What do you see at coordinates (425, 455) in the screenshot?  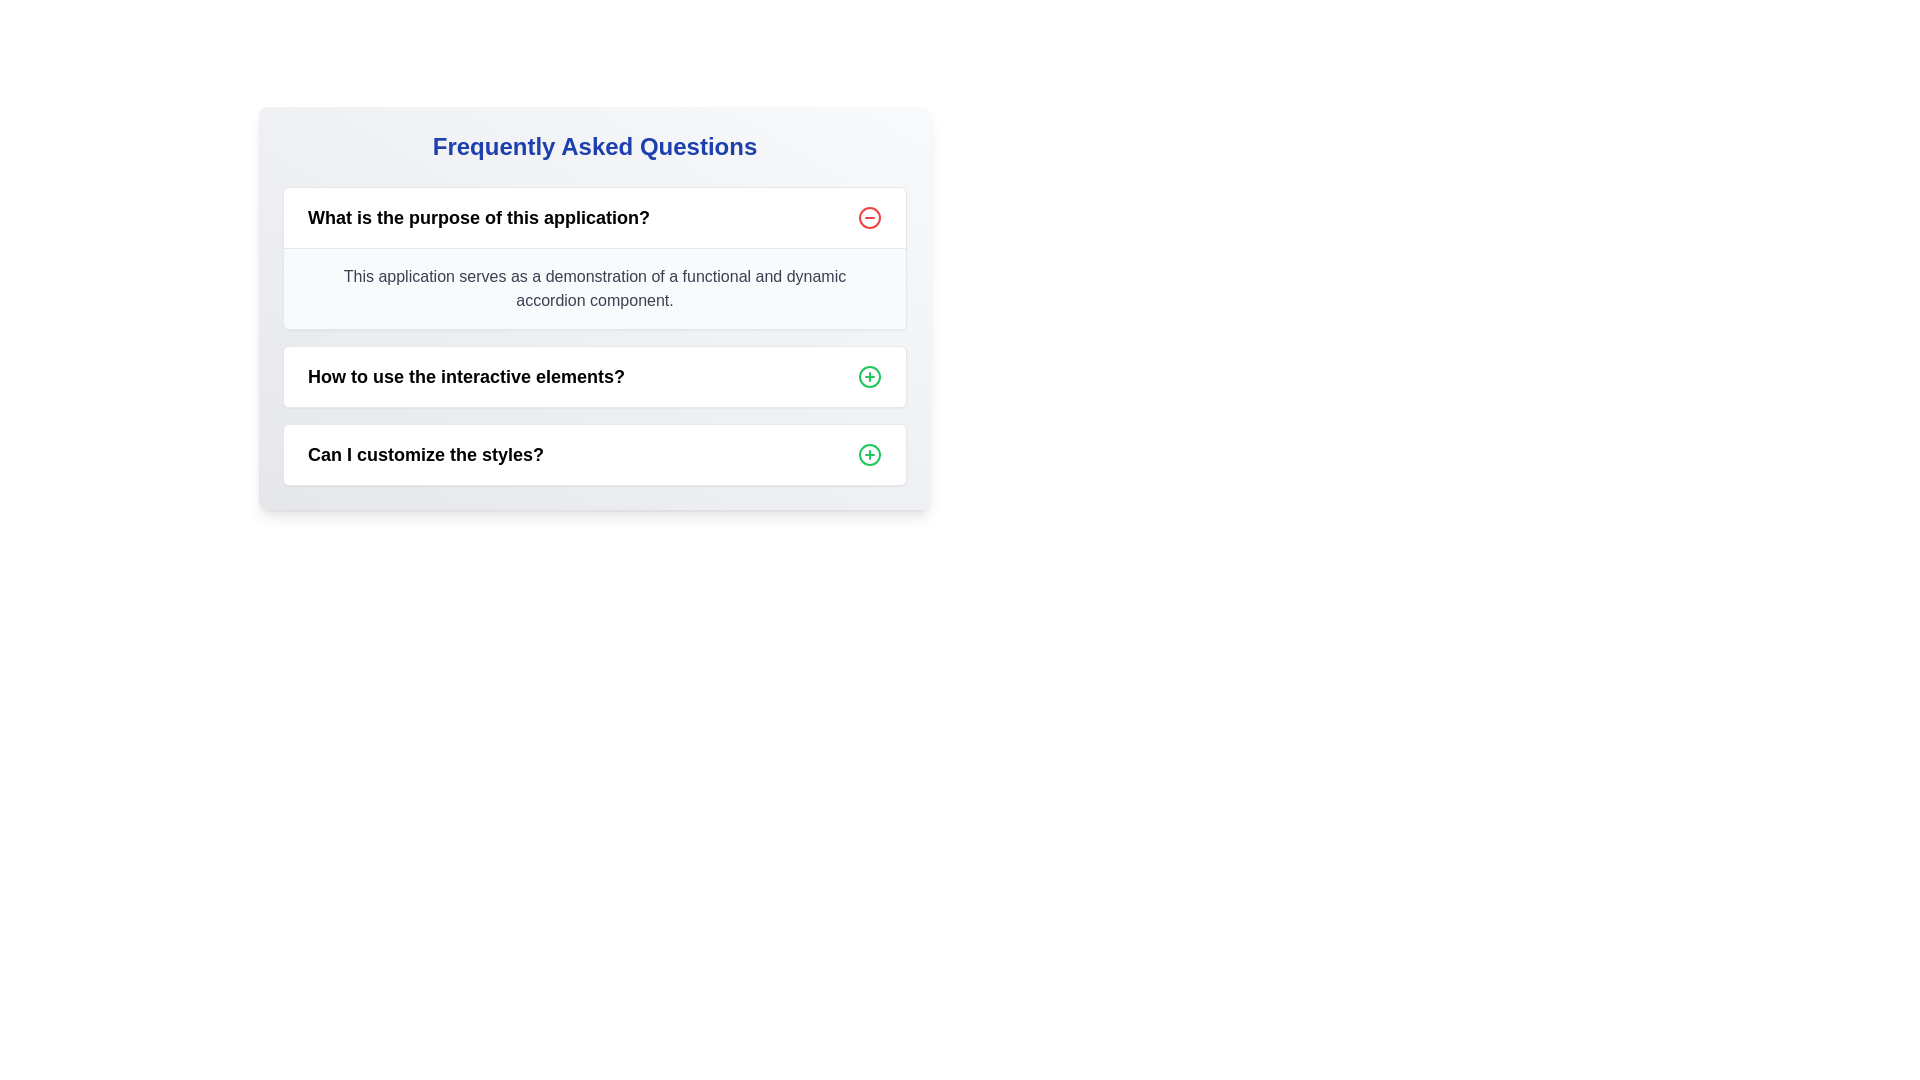 I see `the text element that displays 'Can I customize the styles?' which is the third question` at bounding box center [425, 455].